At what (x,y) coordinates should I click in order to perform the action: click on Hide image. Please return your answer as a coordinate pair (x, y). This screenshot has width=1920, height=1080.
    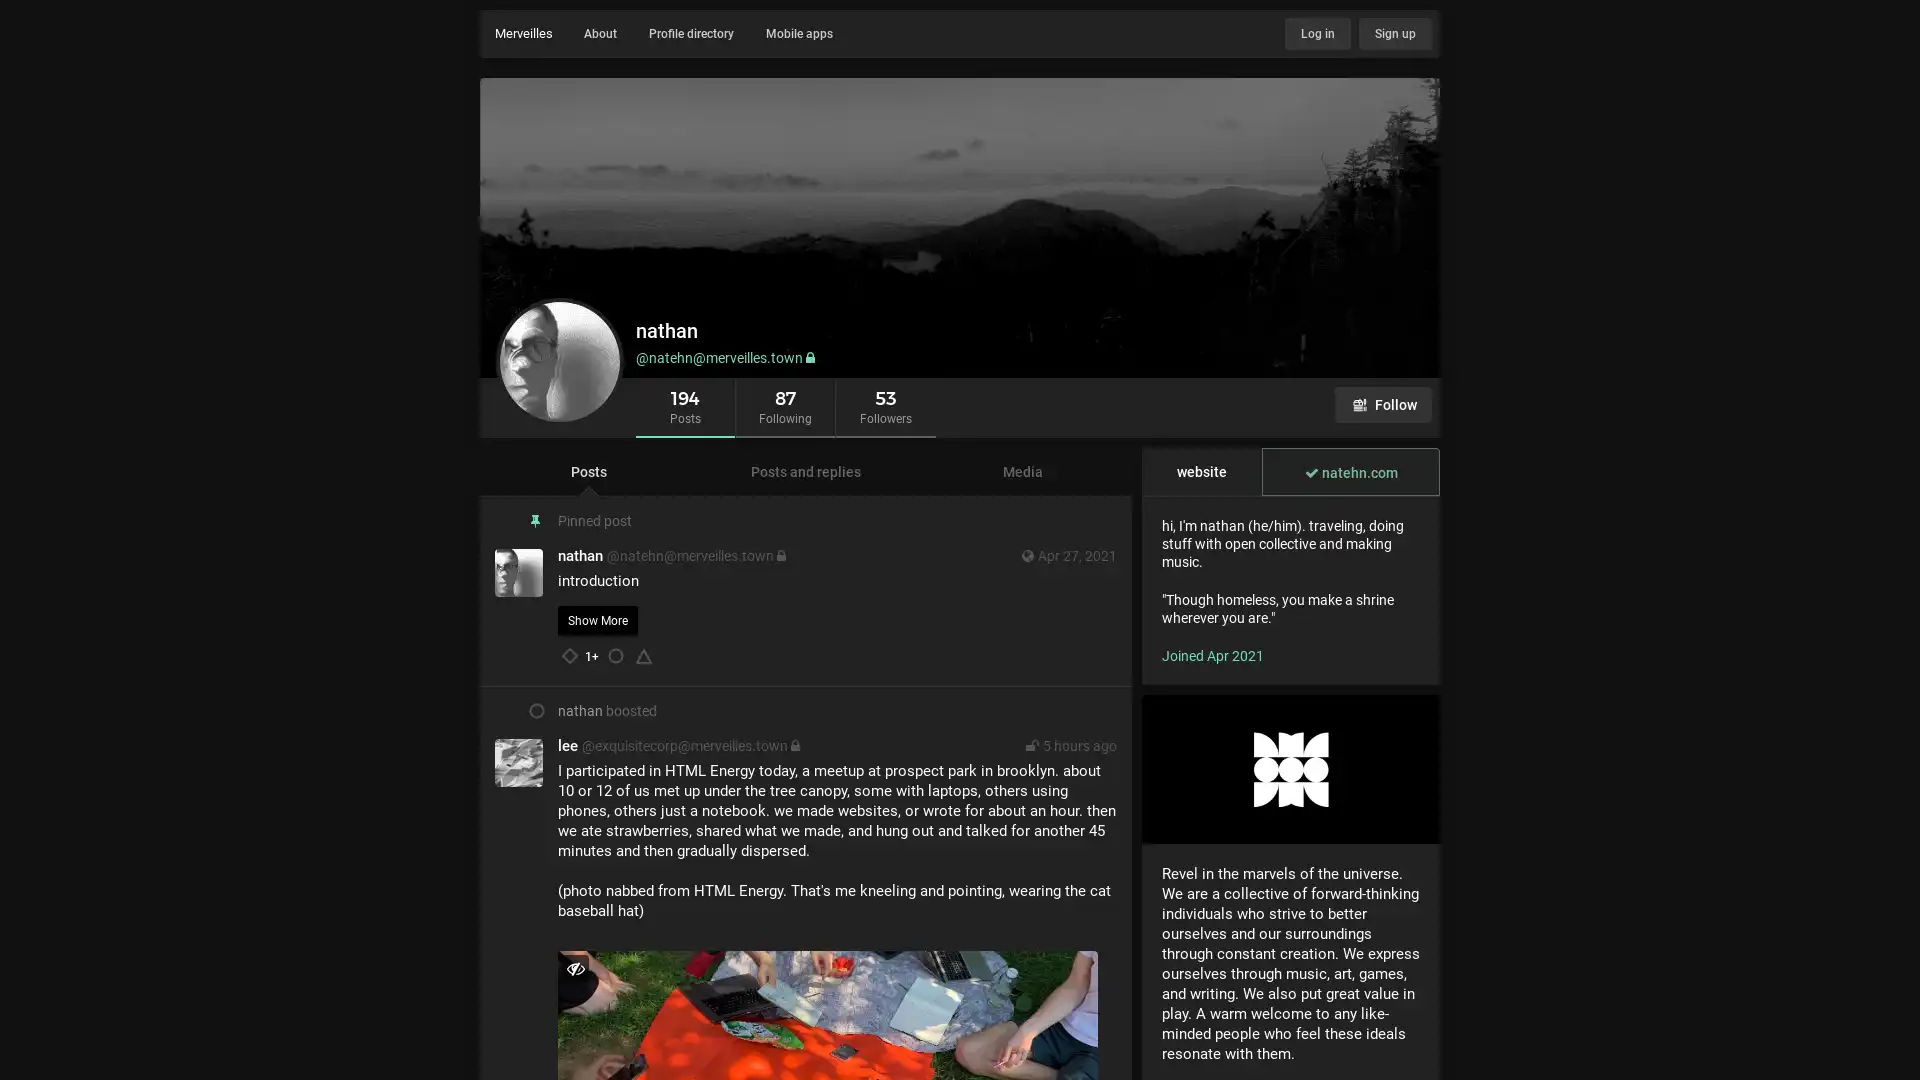
    Looking at the image, I should click on (574, 967).